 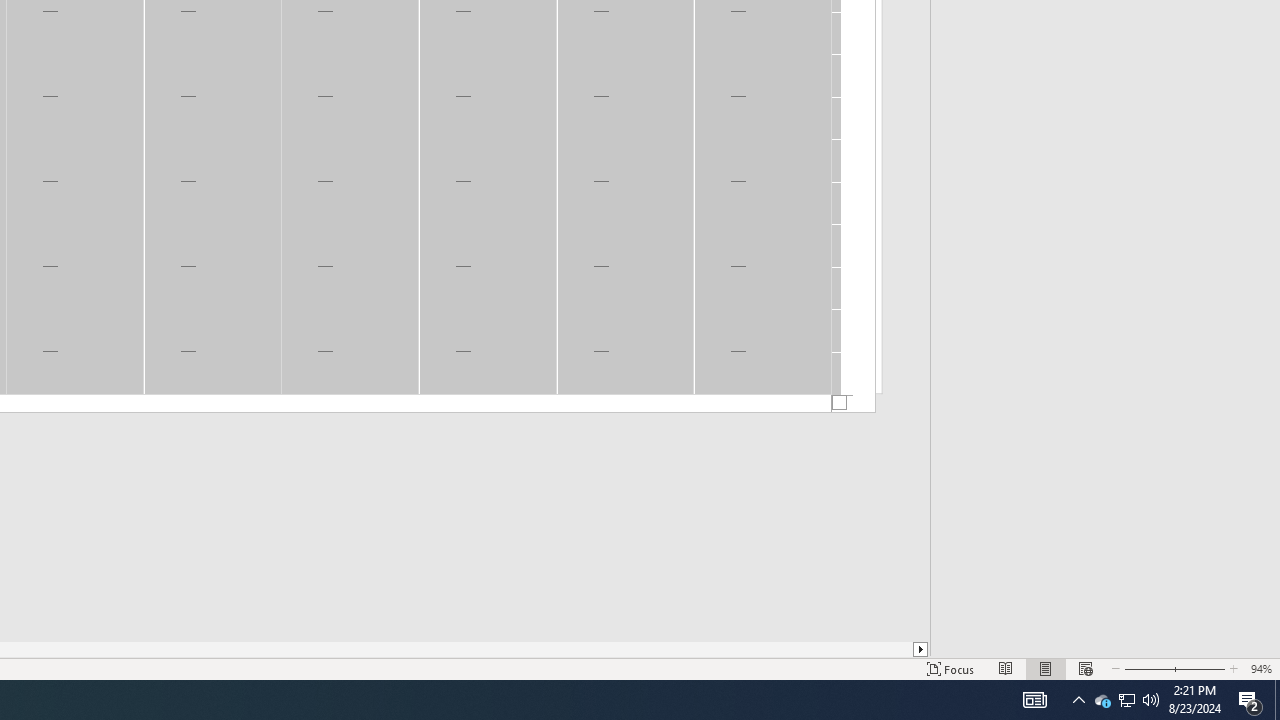 What do you see at coordinates (920, 649) in the screenshot?
I see `'Column right'` at bounding box center [920, 649].